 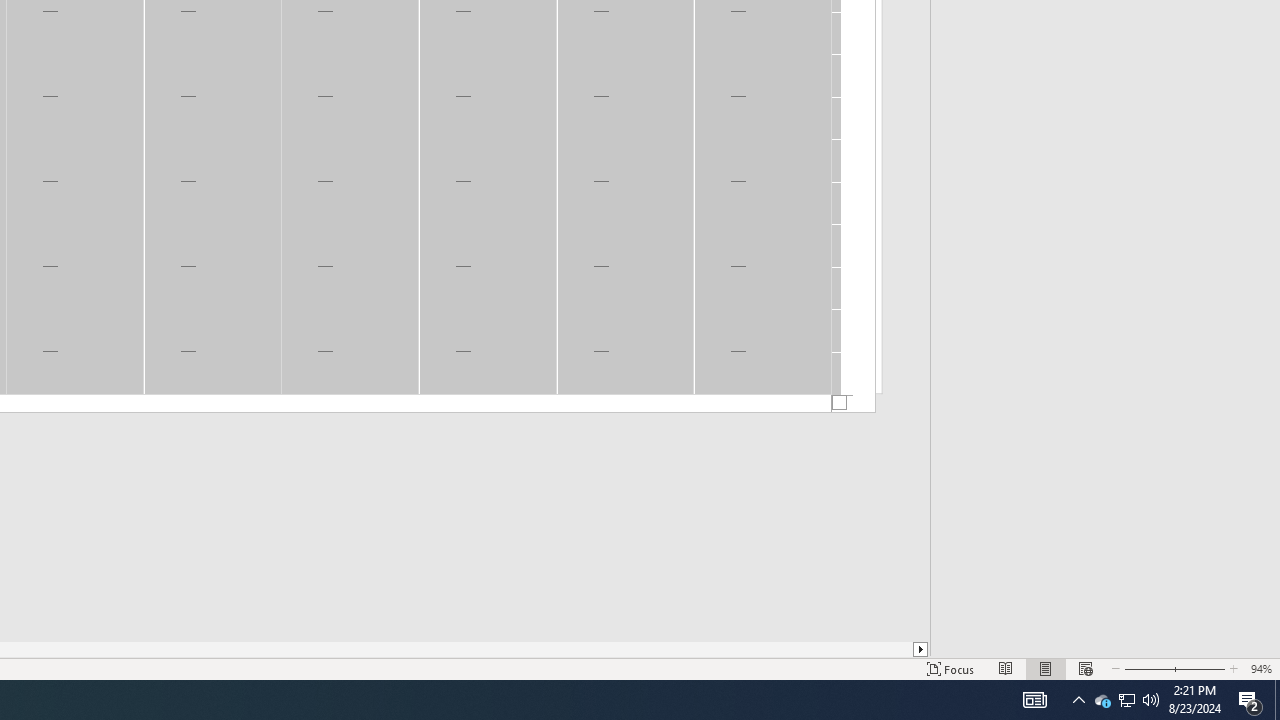 What do you see at coordinates (920, 649) in the screenshot?
I see `'Column right'` at bounding box center [920, 649].